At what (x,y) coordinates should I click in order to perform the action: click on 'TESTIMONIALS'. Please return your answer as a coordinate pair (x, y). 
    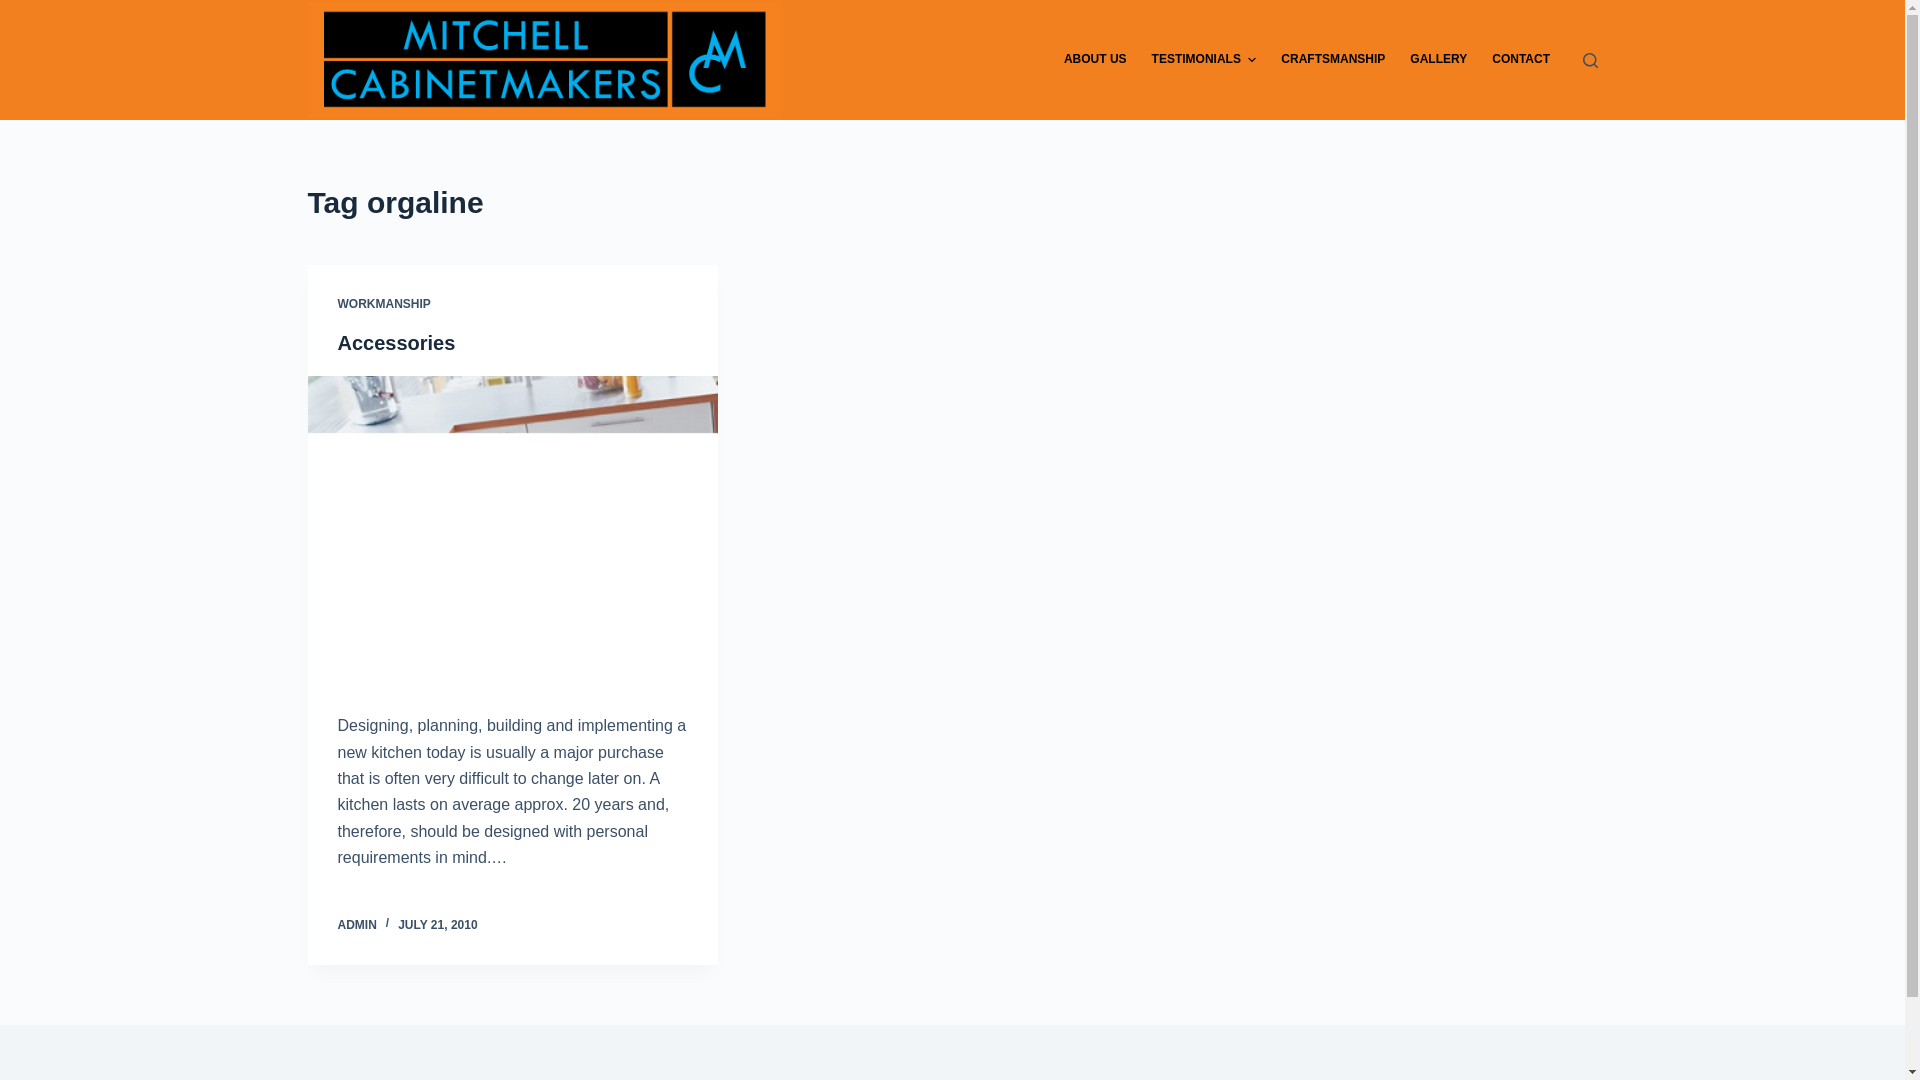
    Looking at the image, I should click on (1203, 59).